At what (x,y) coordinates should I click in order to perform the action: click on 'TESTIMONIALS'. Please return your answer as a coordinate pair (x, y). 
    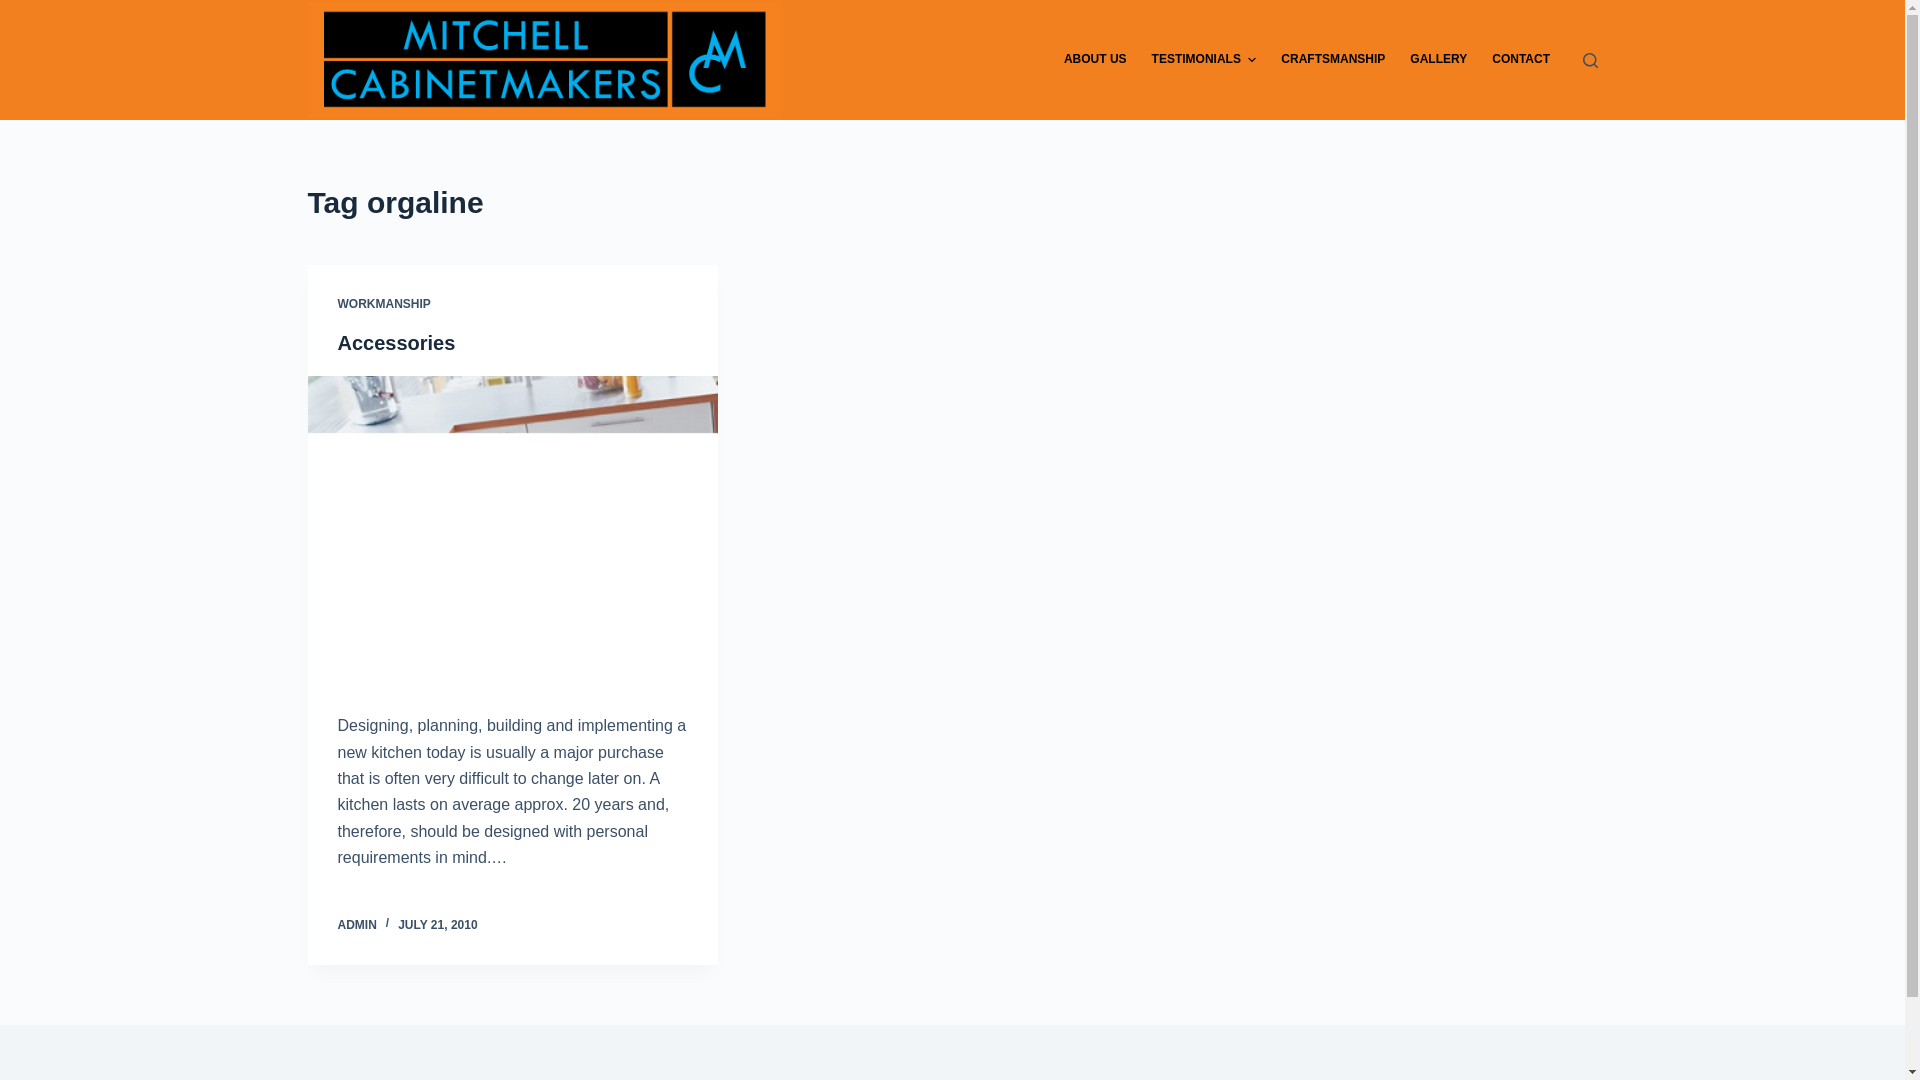
    Looking at the image, I should click on (1203, 59).